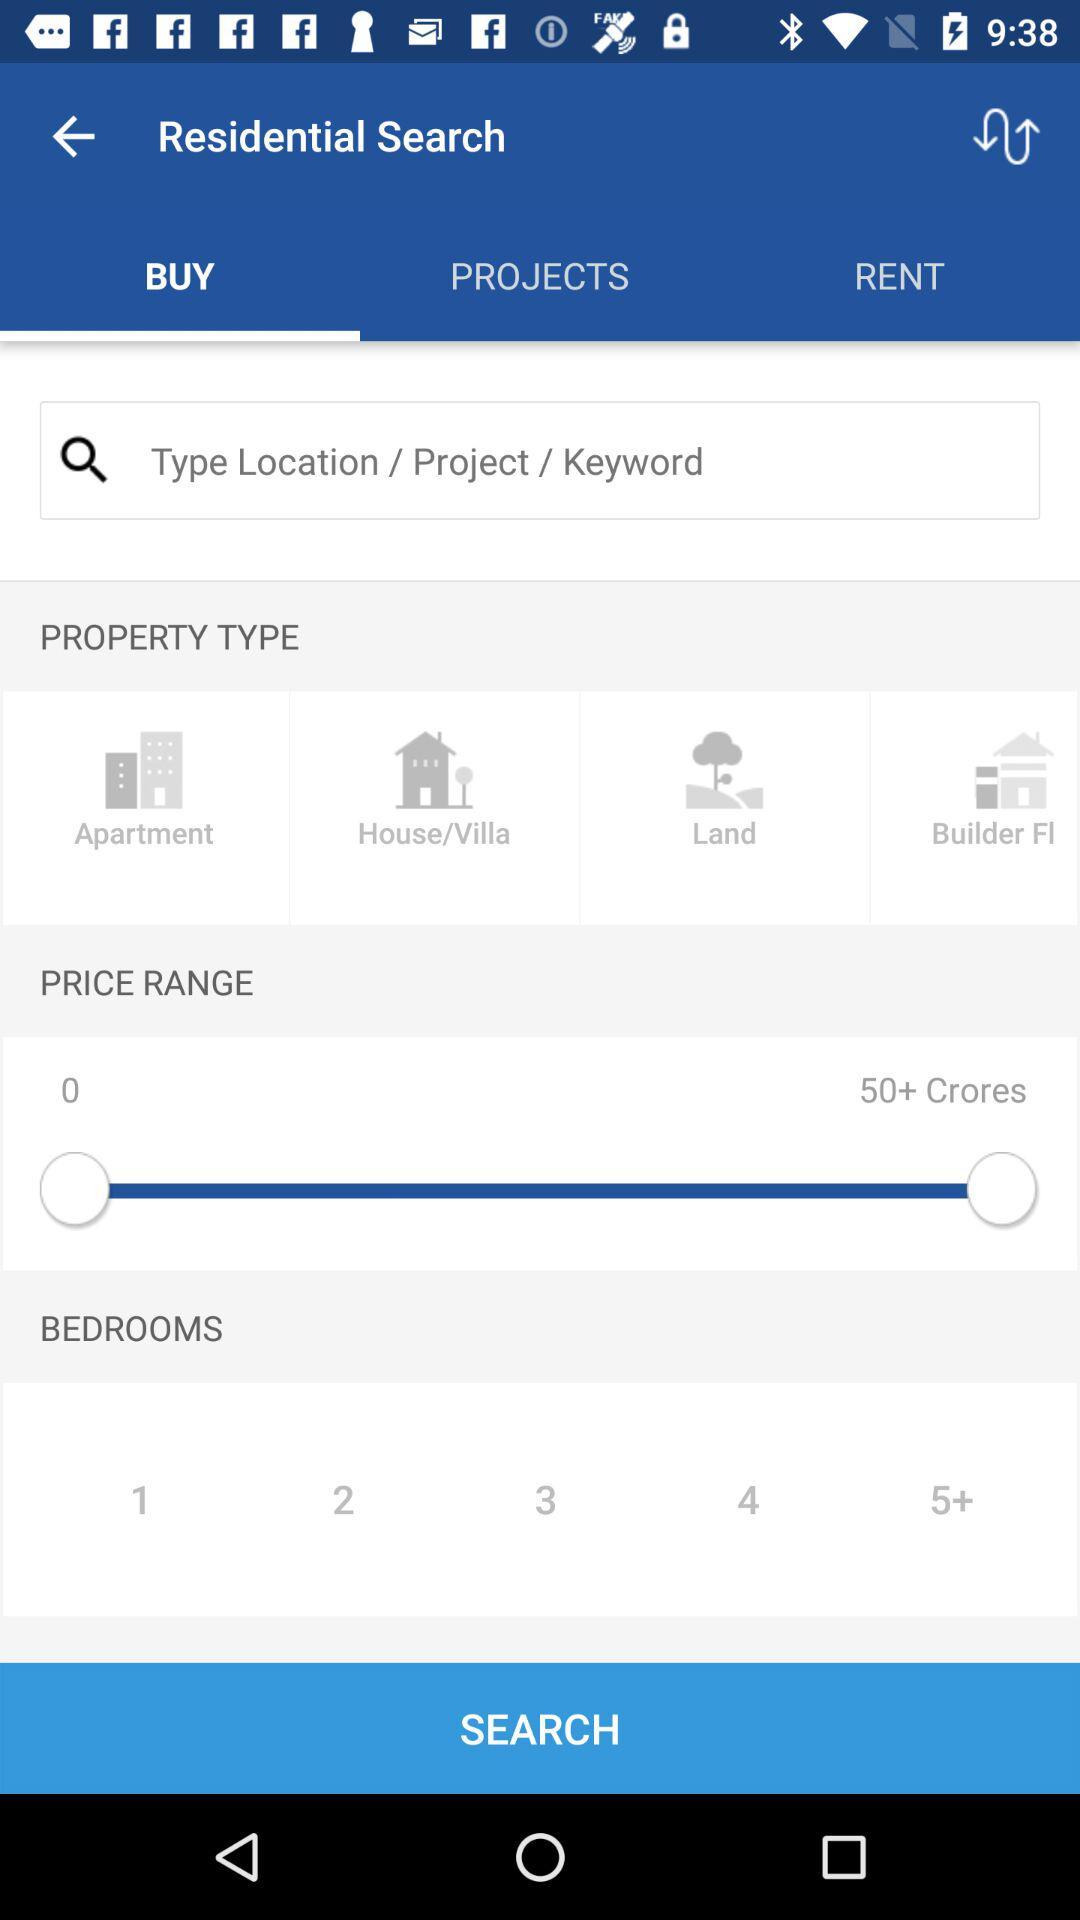 This screenshot has width=1080, height=1920. I want to click on icon next to the residential search, so click(72, 135).